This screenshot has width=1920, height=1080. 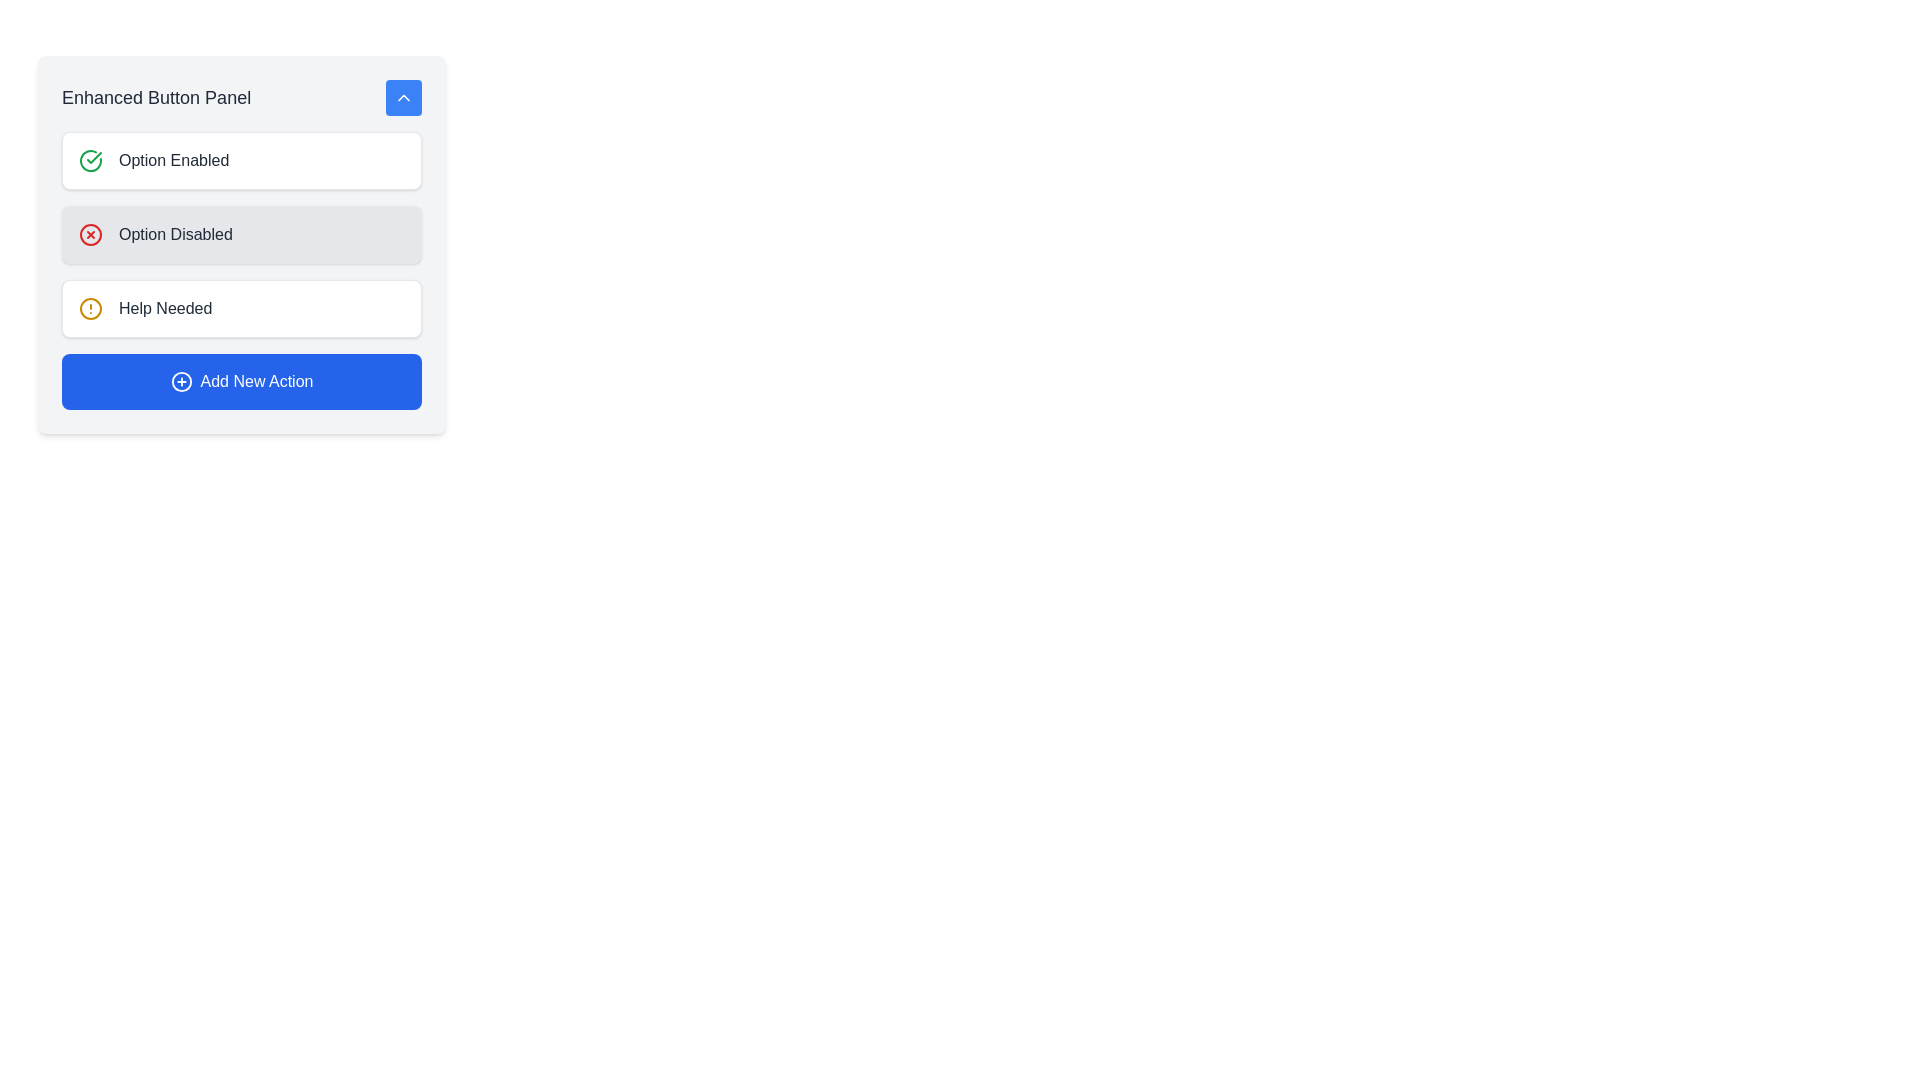 What do you see at coordinates (240, 270) in the screenshot?
I see `the informational panel labeled 'Option Disabled' located in the 'Enhanced Button Panel', which is the second element in the vertical stack` at bounding box center [240, 270].